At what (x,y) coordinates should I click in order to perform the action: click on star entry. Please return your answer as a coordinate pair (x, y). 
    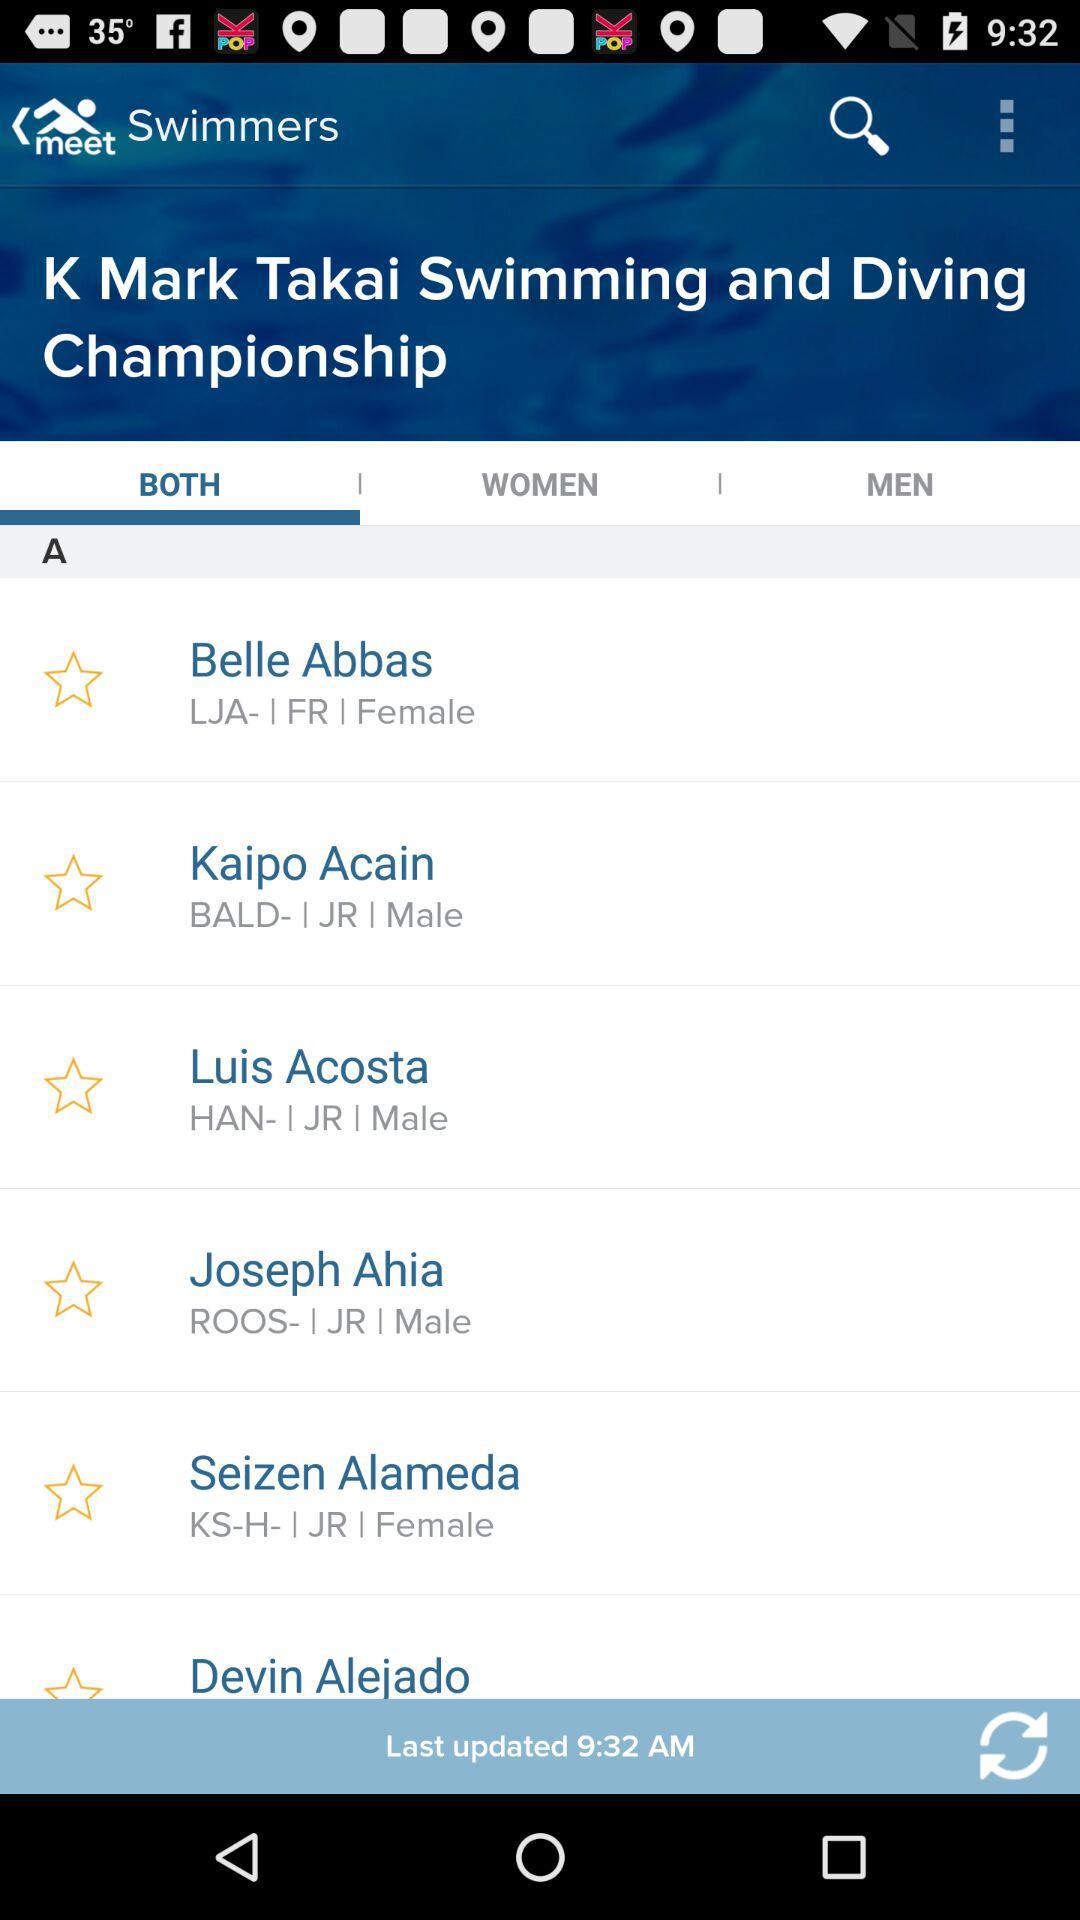
    Looking at the image, I should click on (72, 680).